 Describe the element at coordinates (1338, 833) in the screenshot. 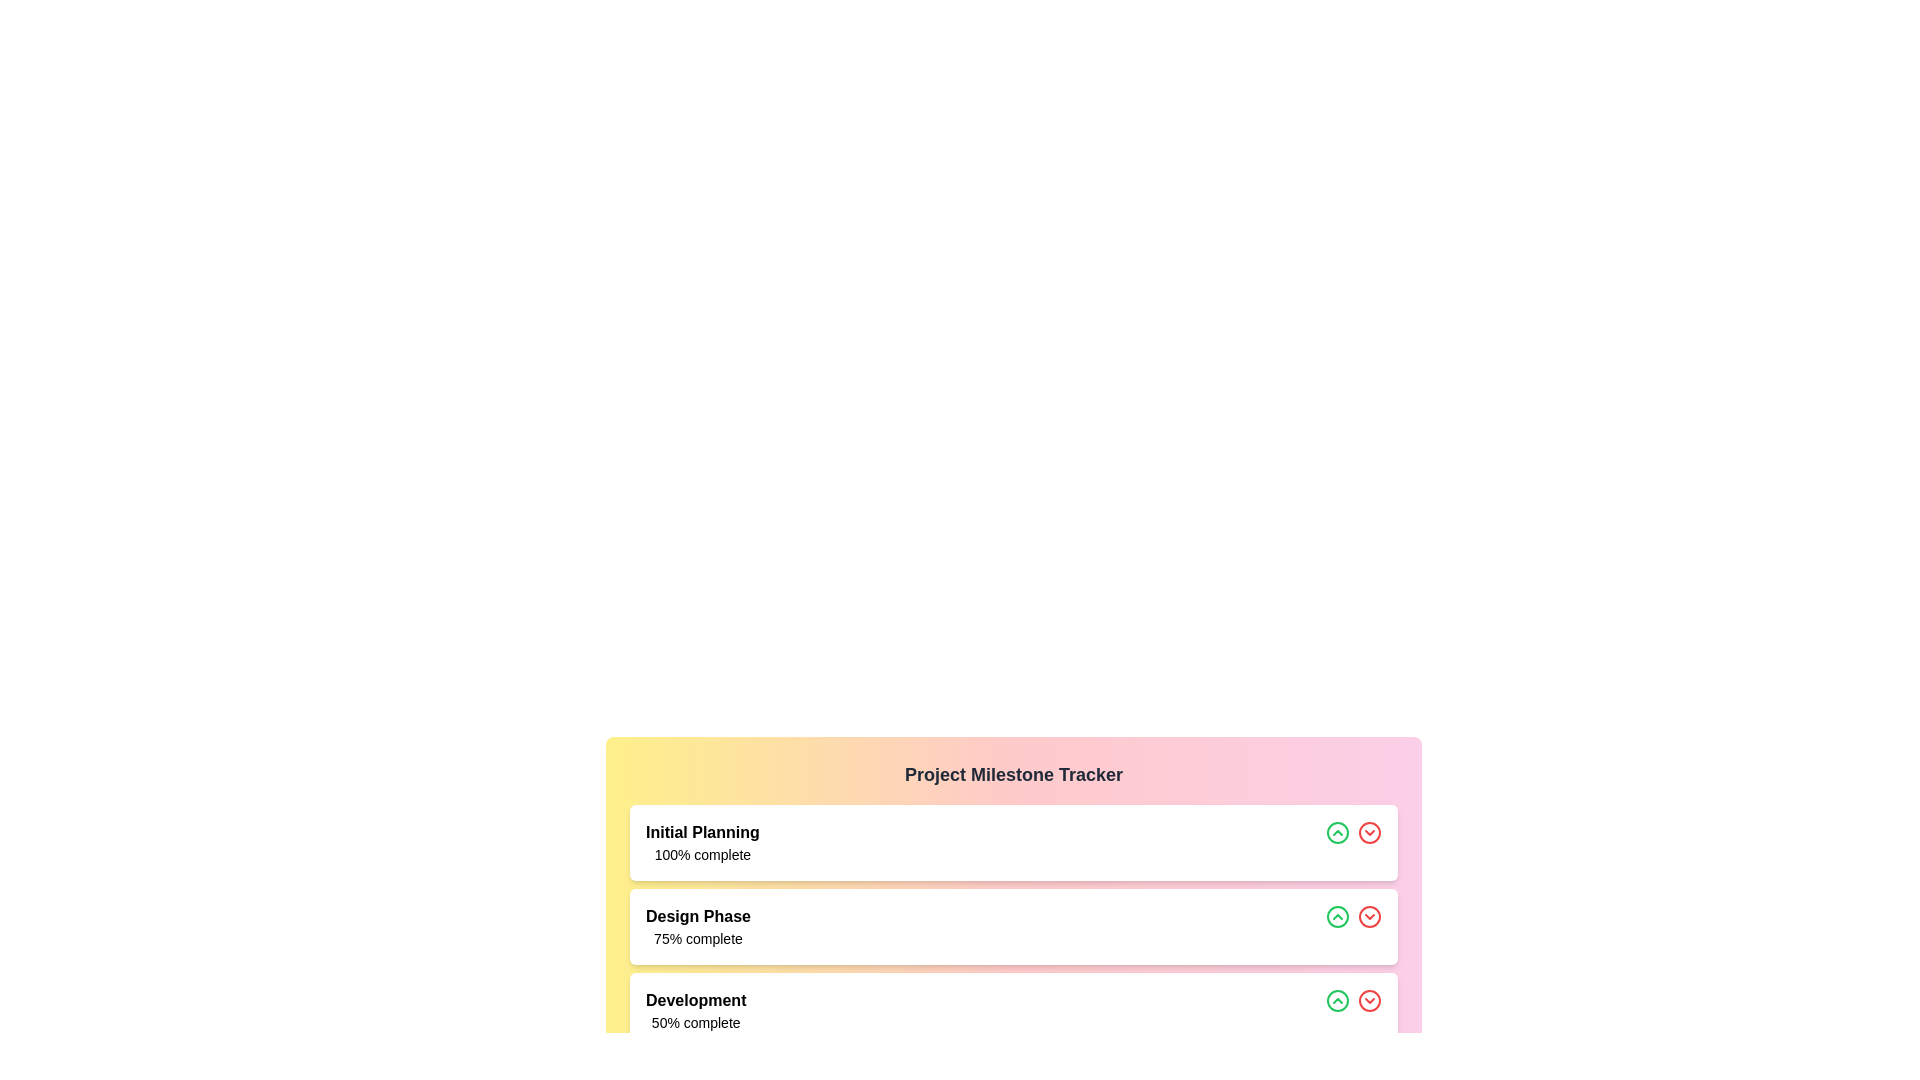

I see `the green circular icon button with an upwards chevron located to the right of the 'Design Phase' row, which is the upper icon in the pair of green and red buttons` at that location.